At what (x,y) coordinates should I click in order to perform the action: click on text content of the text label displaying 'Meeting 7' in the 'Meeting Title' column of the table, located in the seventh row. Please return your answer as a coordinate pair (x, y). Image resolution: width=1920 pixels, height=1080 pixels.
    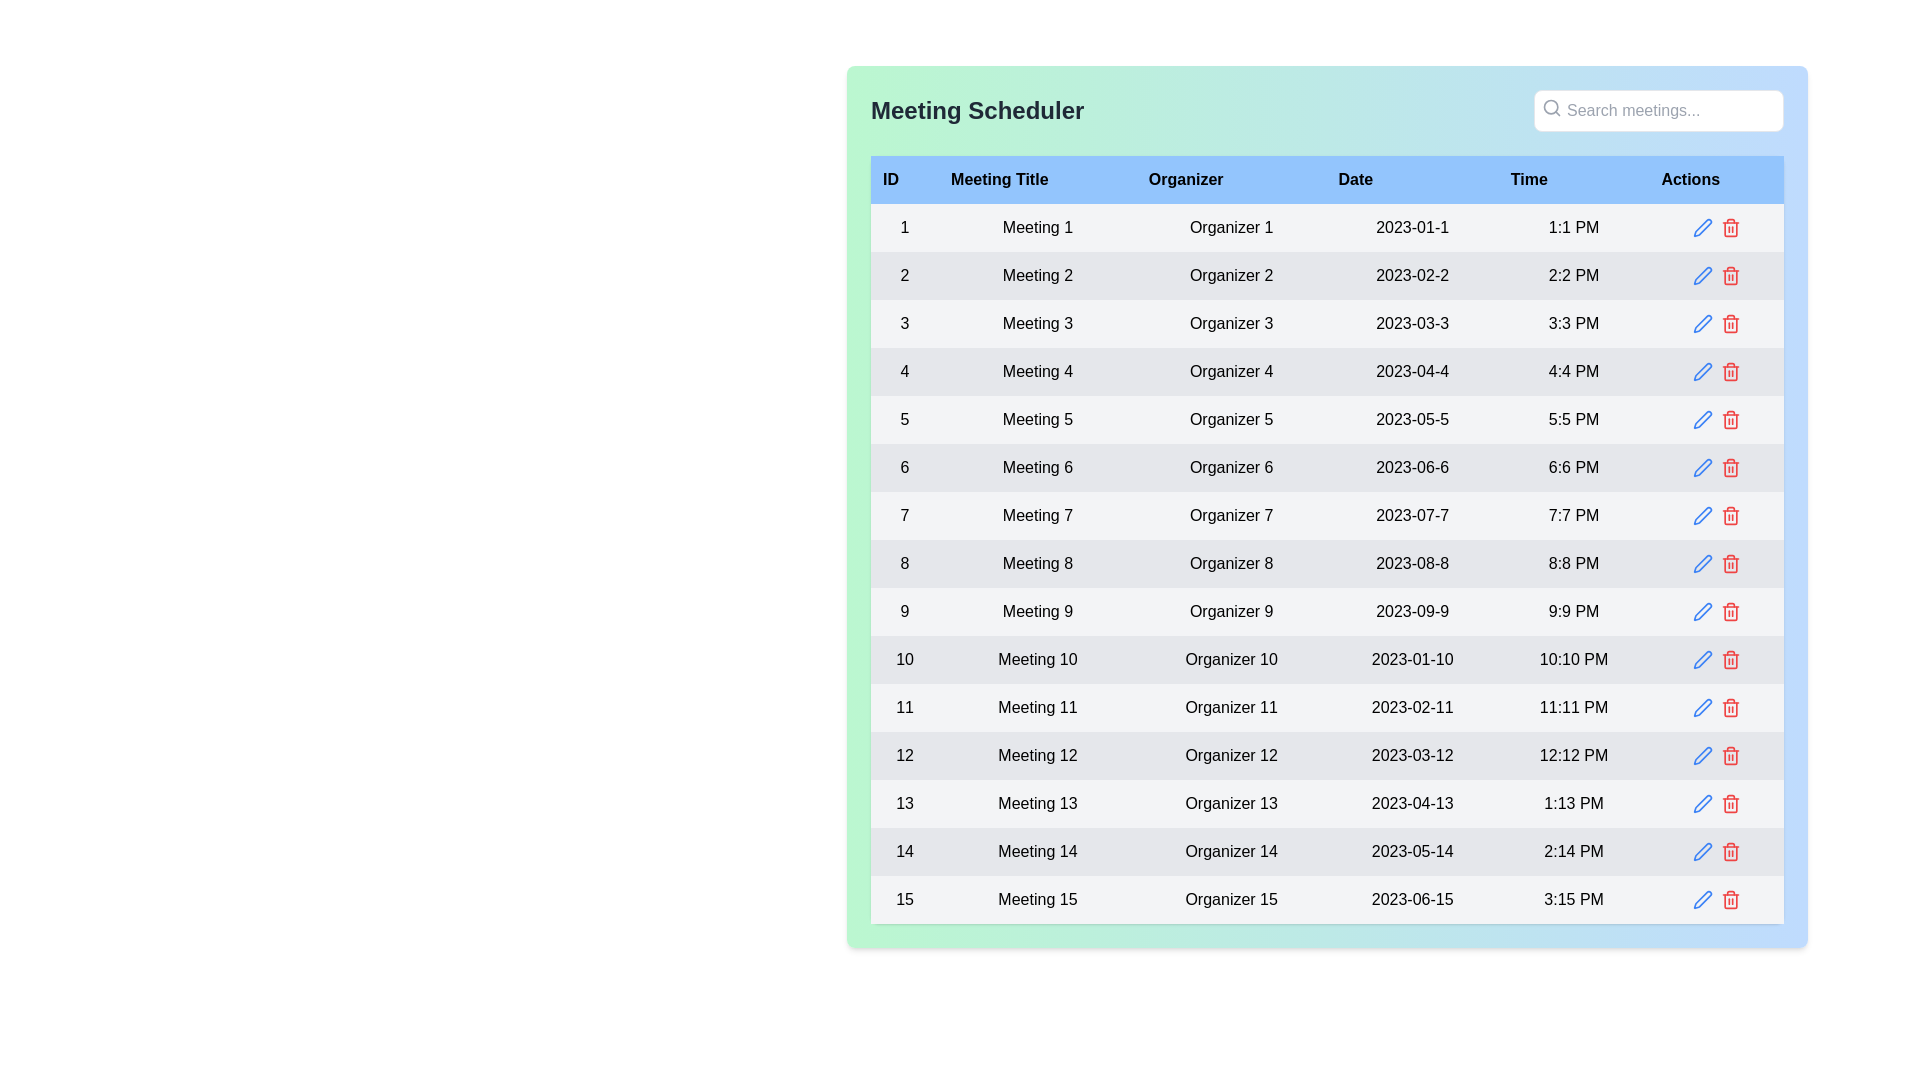
    Looking at the image, I should click on (1037, 515).